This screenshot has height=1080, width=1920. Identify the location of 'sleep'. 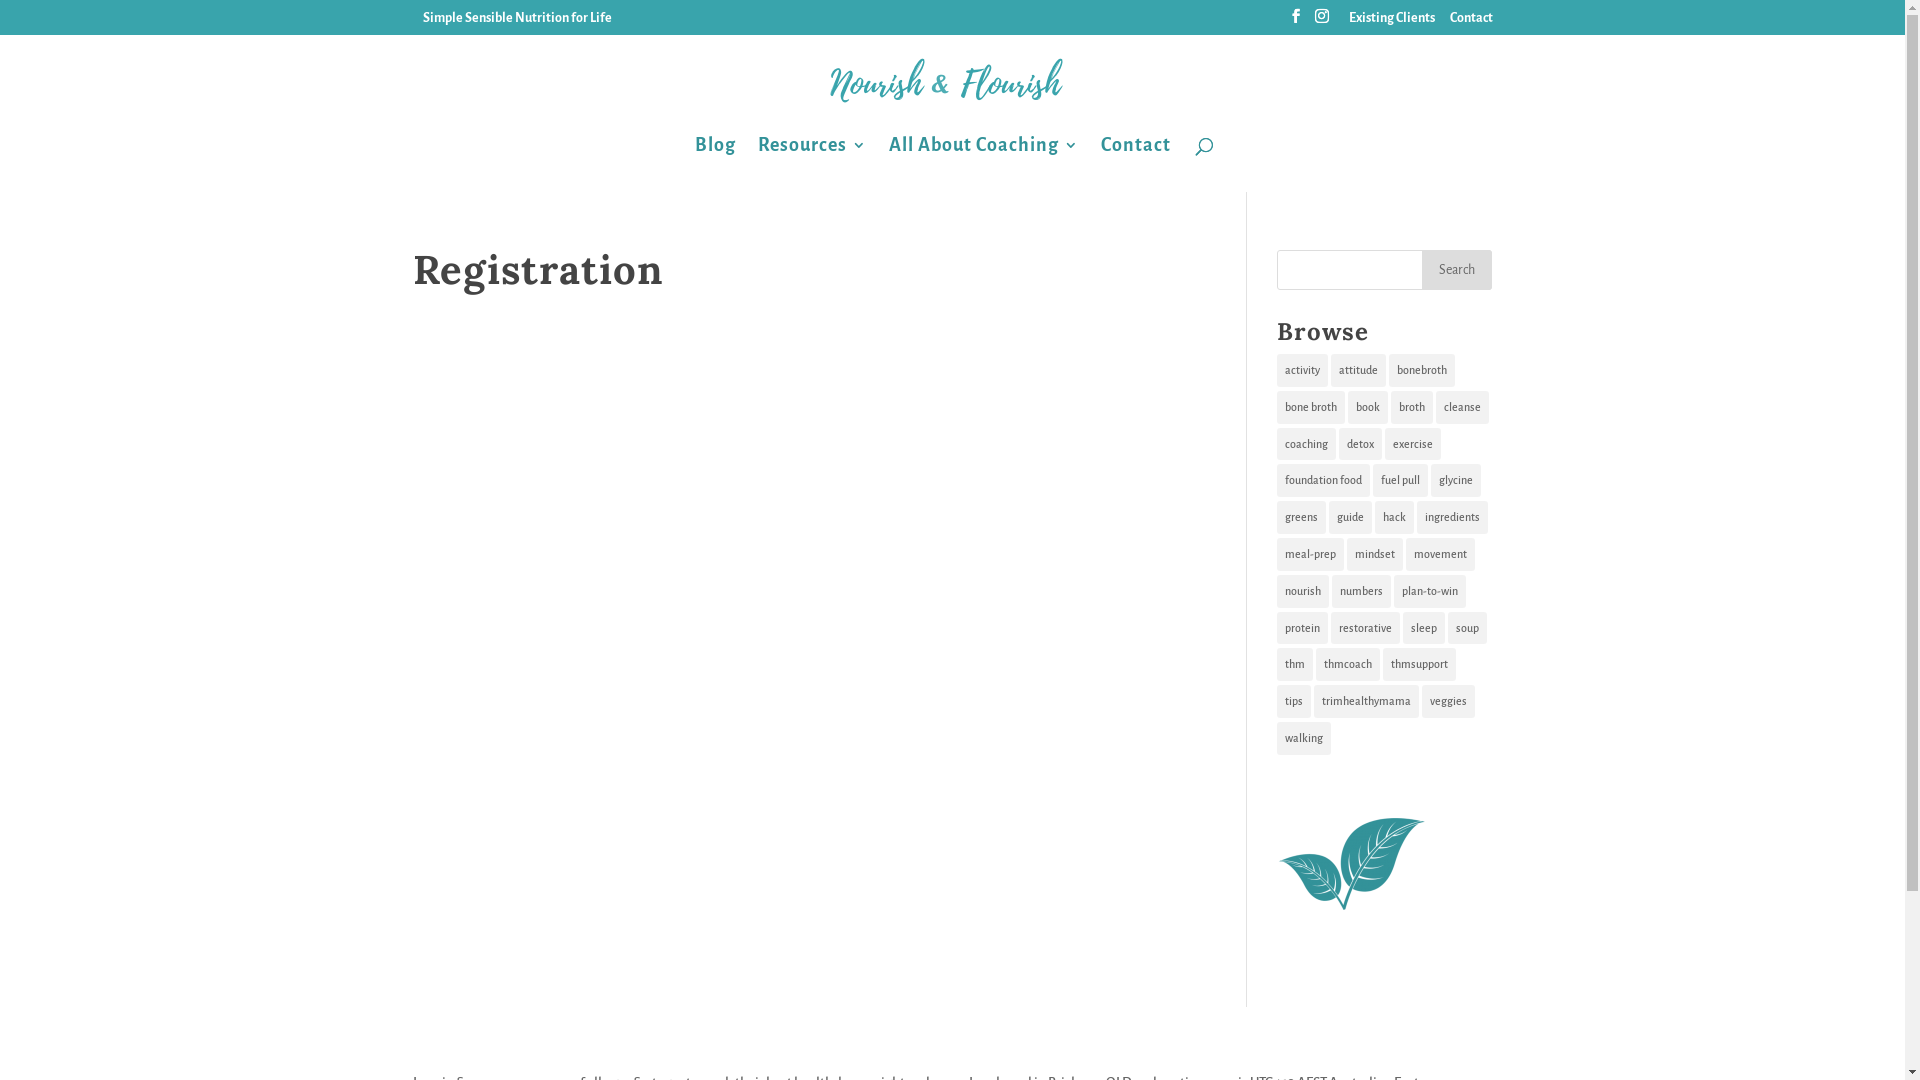
(1423, 627).